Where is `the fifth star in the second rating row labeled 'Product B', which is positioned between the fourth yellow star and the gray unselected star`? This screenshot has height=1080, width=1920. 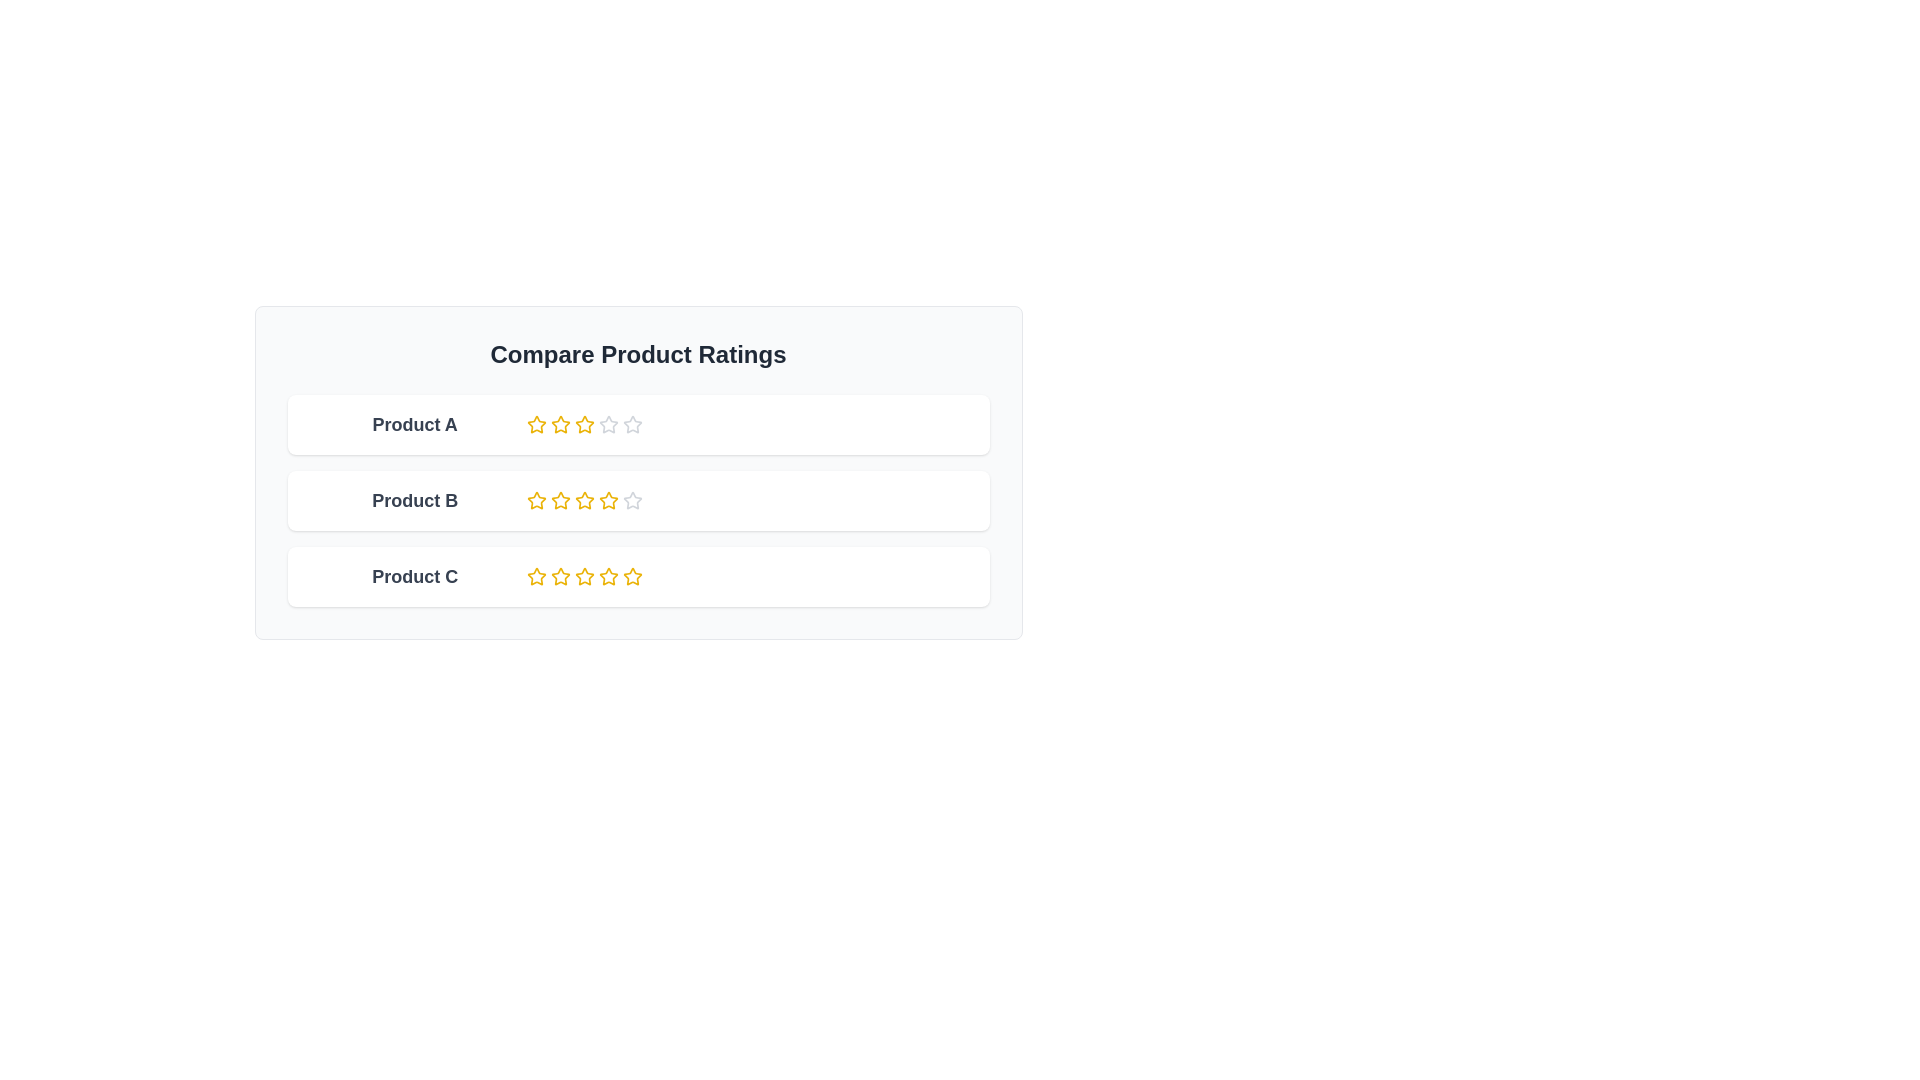 the fifth star in the second rating row labeled 'Product B', which is positioned between the fourth yellow star and the gray unselected star is located at coordinates (607, 500).